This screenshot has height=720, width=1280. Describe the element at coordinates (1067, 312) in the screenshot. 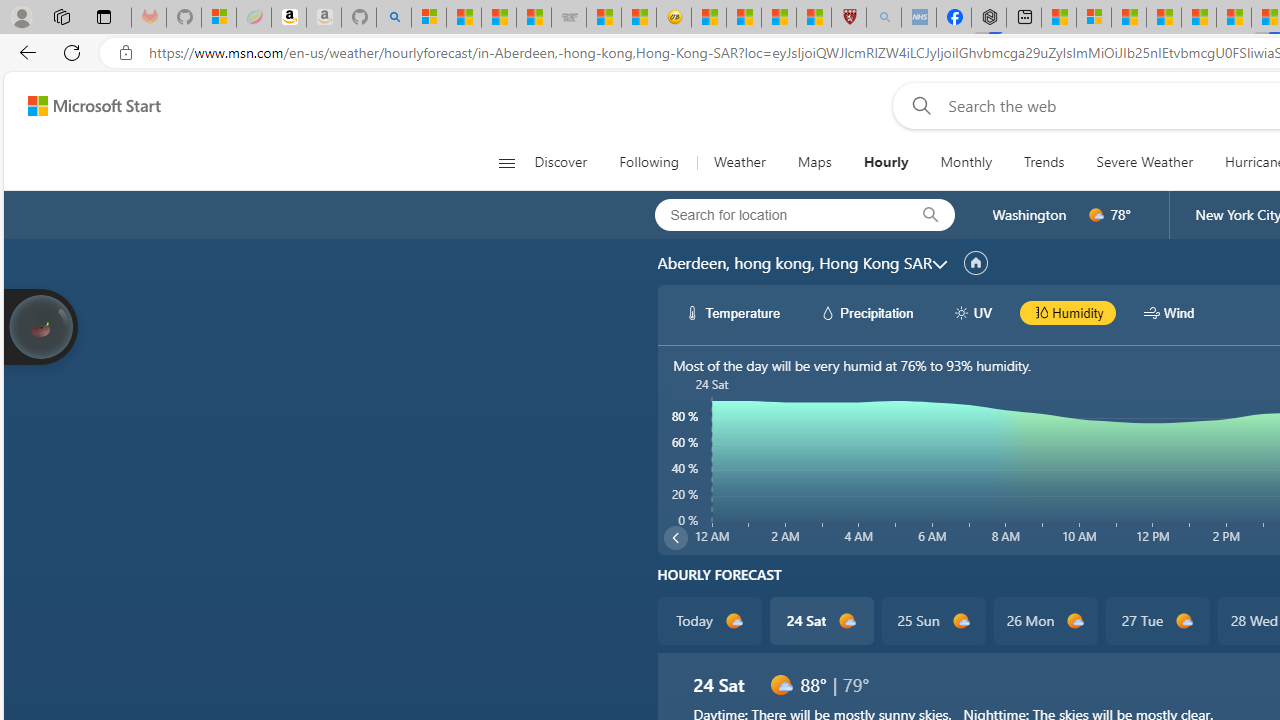

I see `'hourlyChart/humidityBlack Humidity'` at that location.